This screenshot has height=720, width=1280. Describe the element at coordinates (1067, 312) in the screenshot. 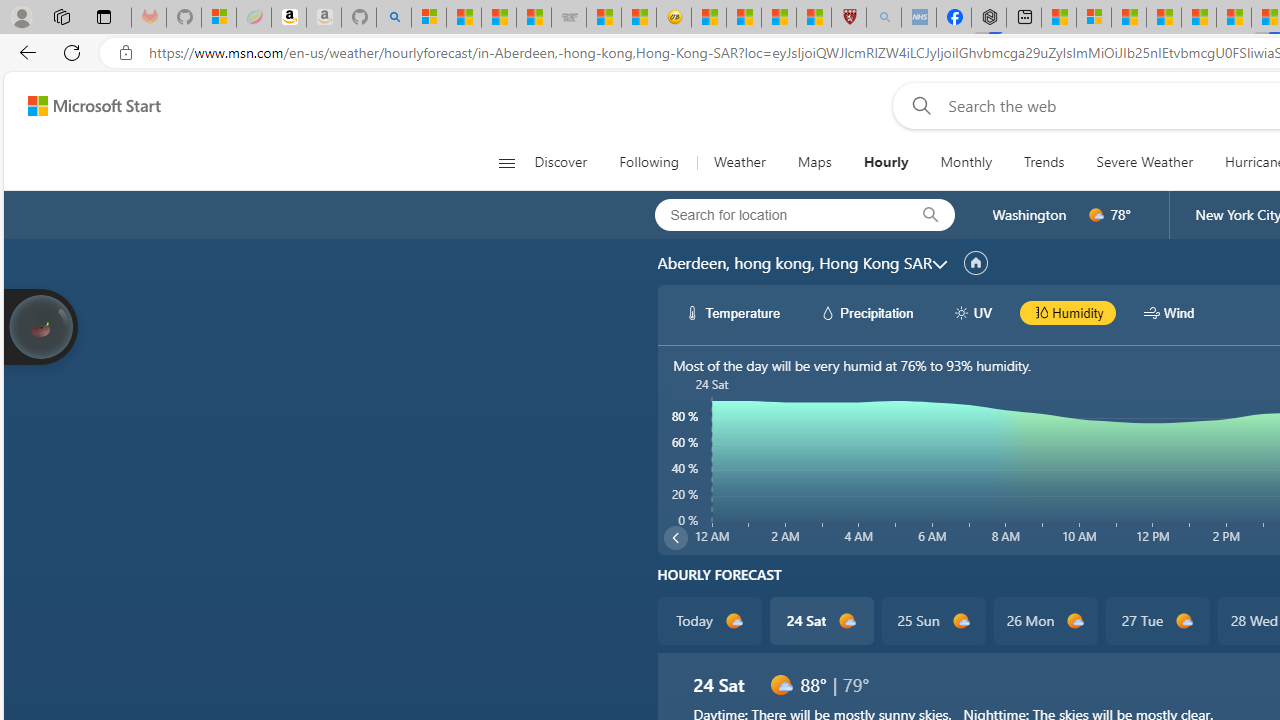

I see `'hourlyChart/humidityBlack Humidity'` at that location.